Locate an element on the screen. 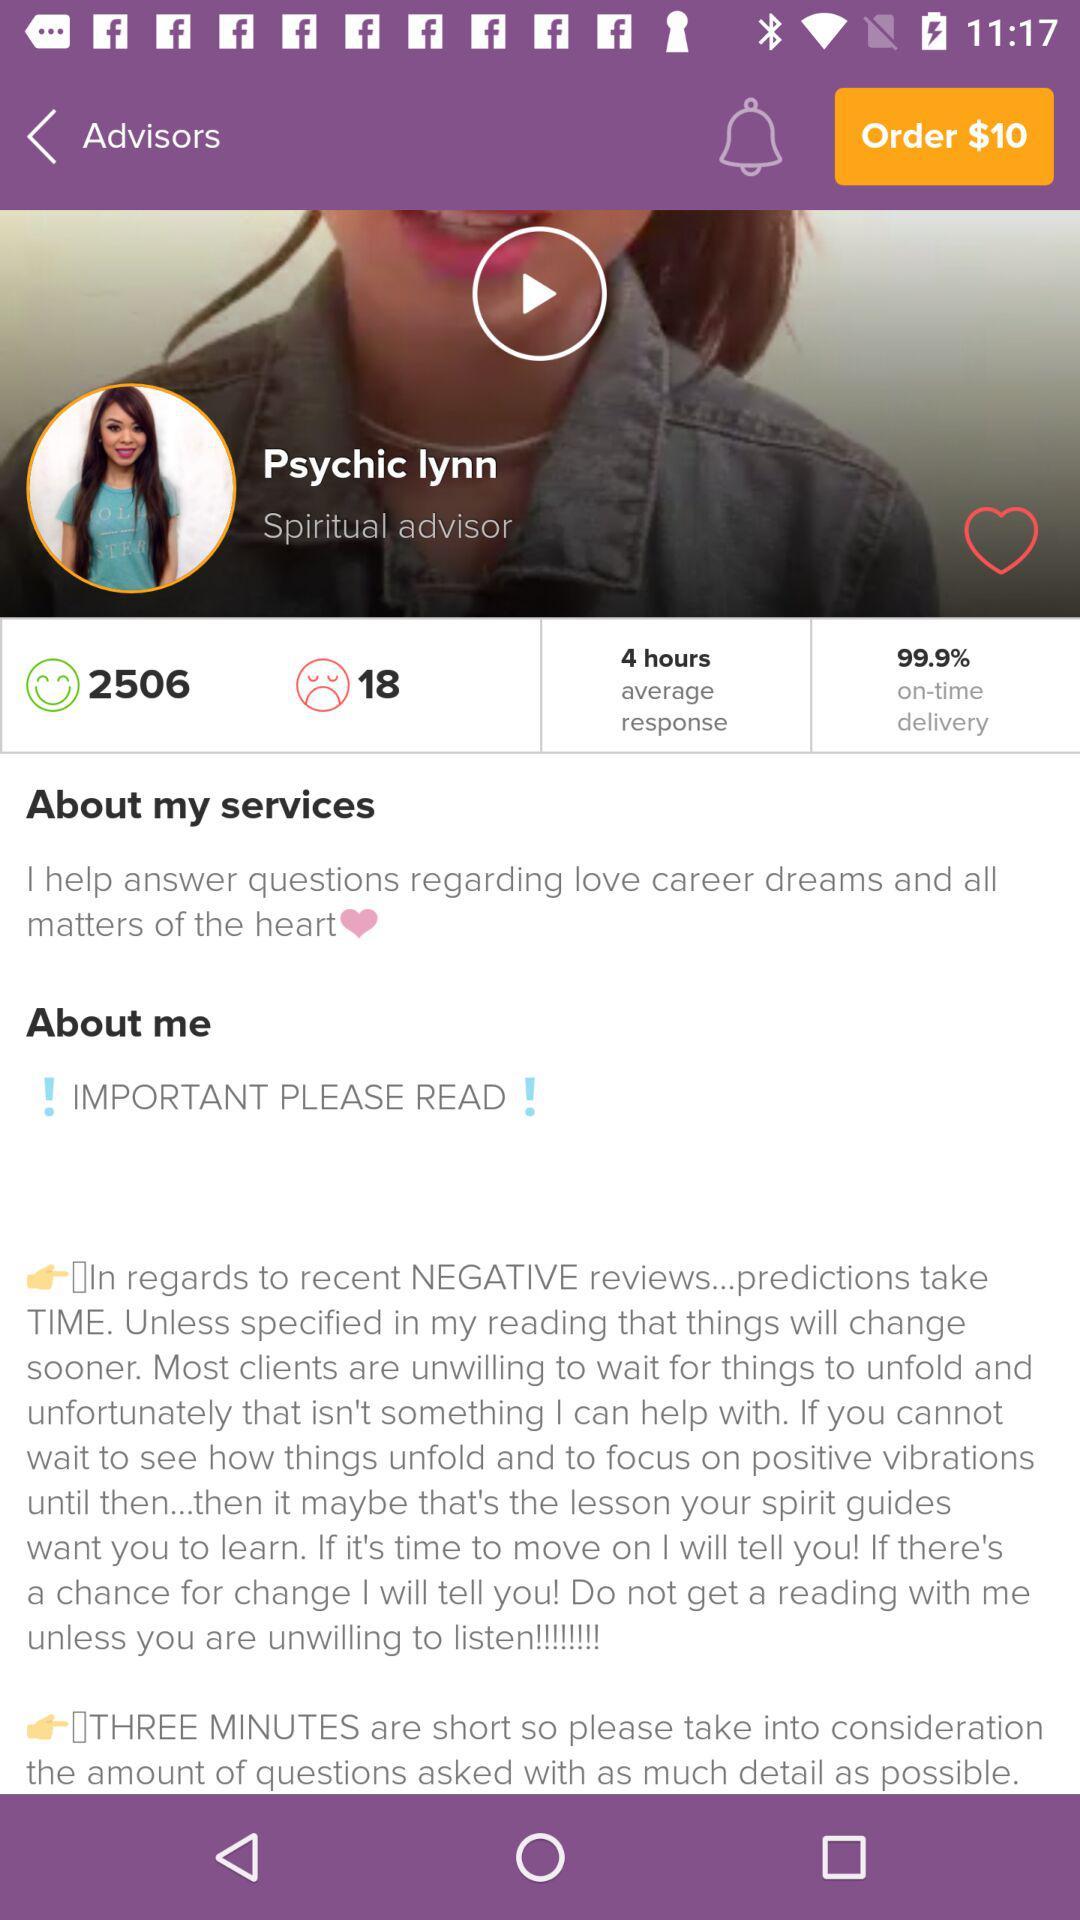  icon to the right of the advisors icon is located at coordinates (750, 135).